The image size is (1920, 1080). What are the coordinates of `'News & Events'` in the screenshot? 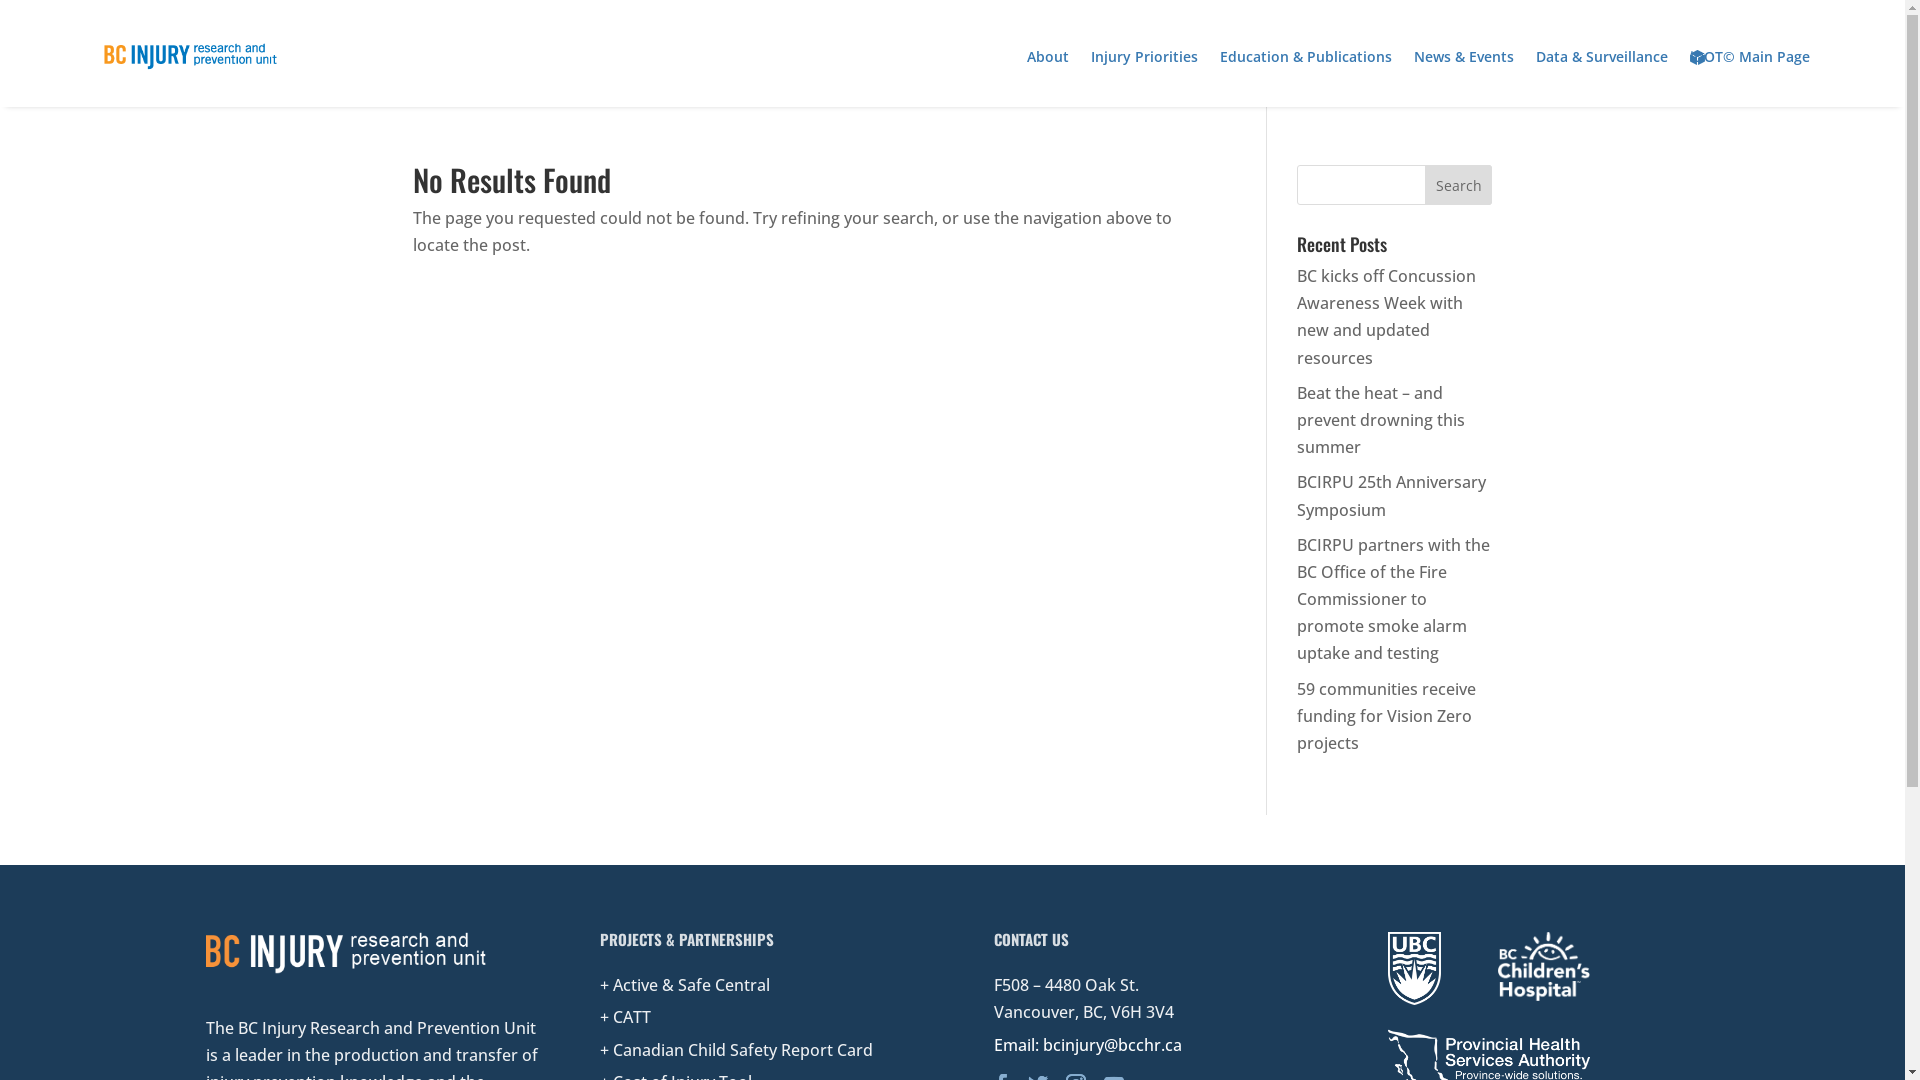 It's located at (1464, 56).